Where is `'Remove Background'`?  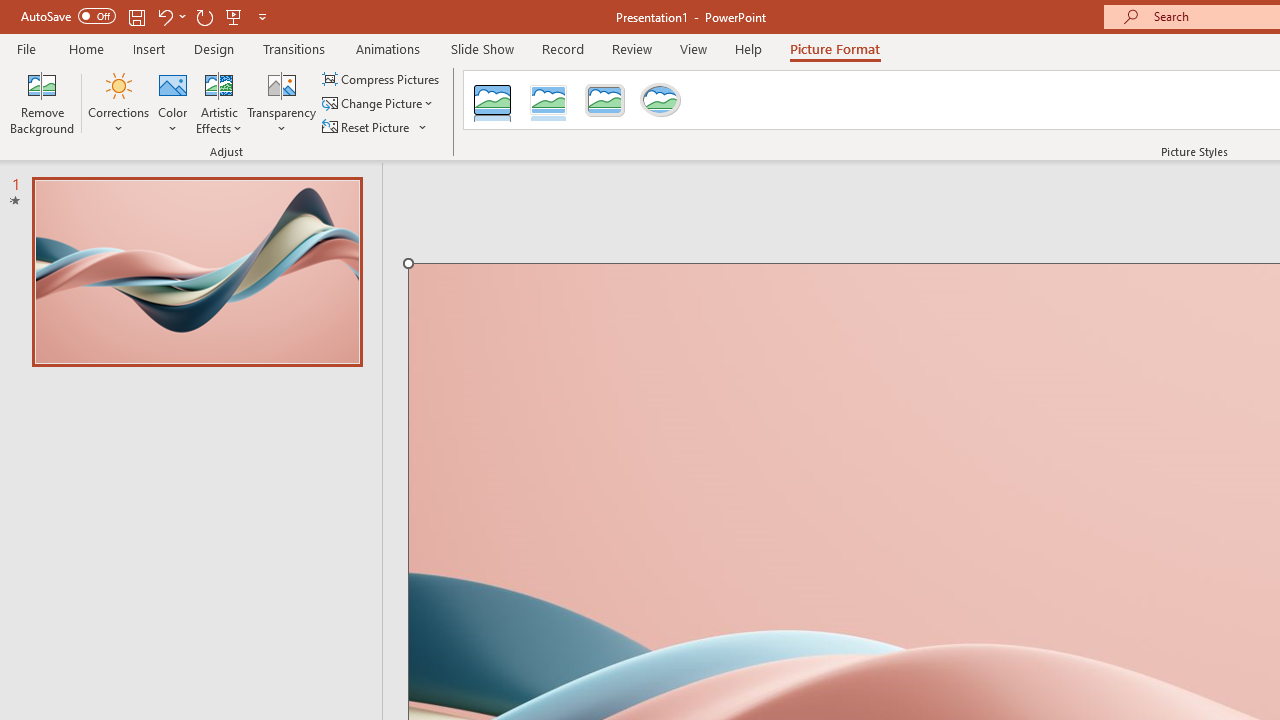
'Remove Background' is located at coordinates (42, 103).